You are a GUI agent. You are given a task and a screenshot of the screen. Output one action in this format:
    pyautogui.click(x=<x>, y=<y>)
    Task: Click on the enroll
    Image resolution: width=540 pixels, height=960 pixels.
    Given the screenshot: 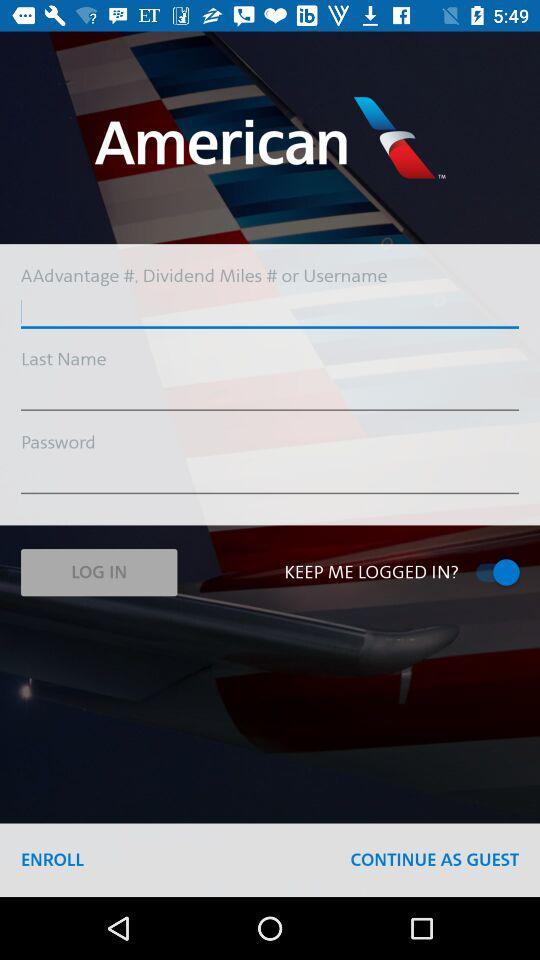 What is the action you would take?
    pyautogui.click(x=52, y=859)
    